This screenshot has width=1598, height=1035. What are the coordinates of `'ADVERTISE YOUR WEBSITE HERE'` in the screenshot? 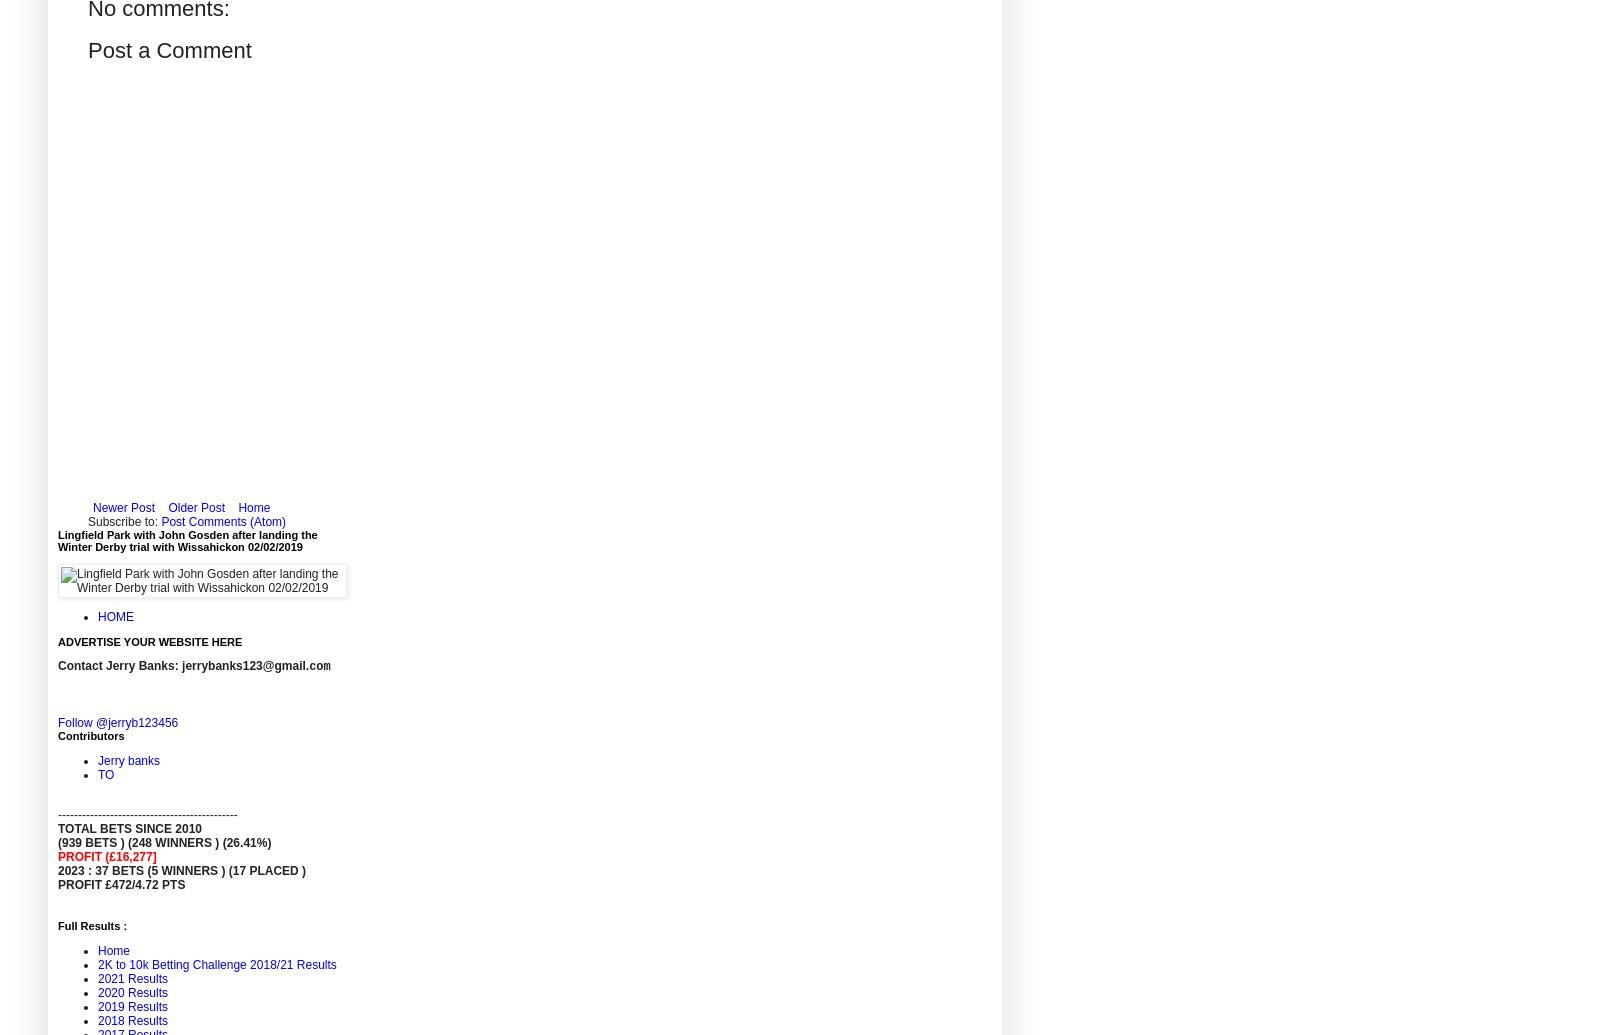 It's located at (57, 641).